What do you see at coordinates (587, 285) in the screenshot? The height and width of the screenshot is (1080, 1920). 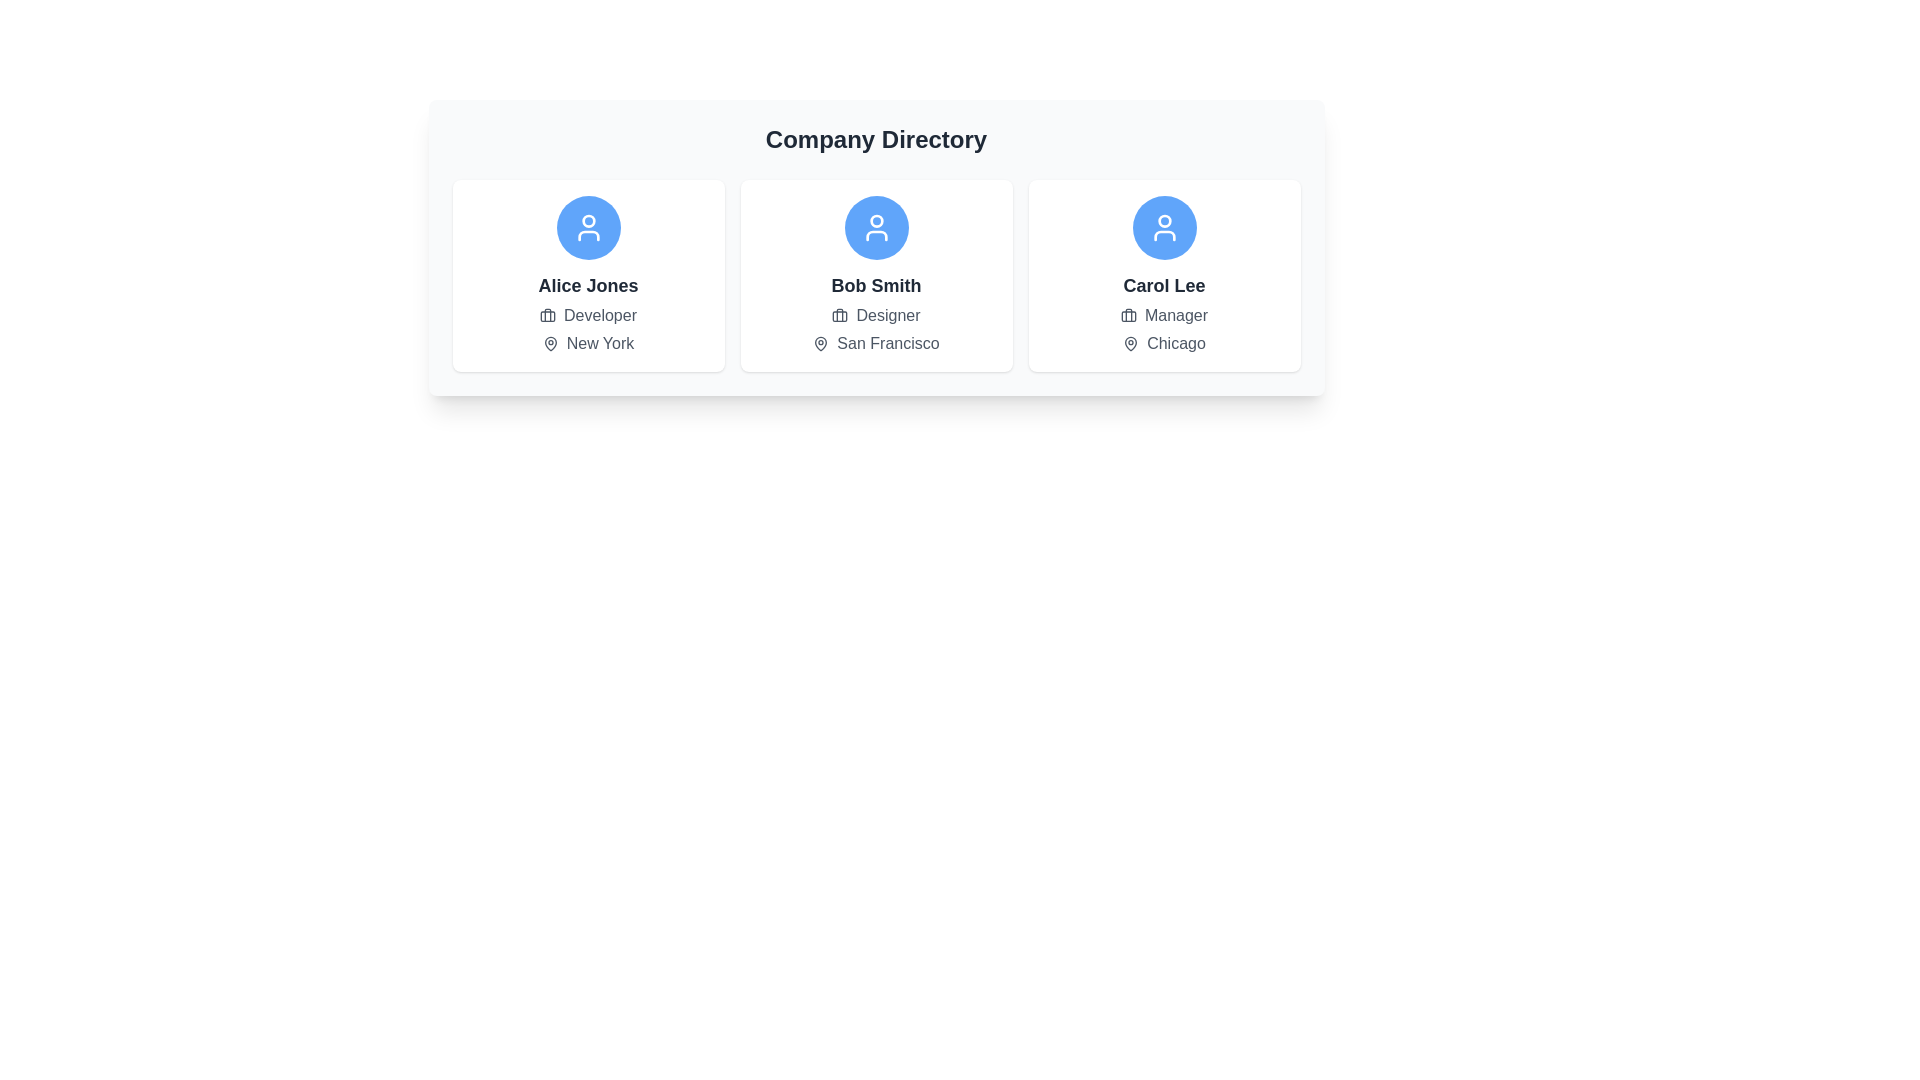 I see `the static text label displaying the individual's name in the first card of the Company Directory section, which is positioned below the avatar and above the occupation and location text` at bounding box center [587, 285].